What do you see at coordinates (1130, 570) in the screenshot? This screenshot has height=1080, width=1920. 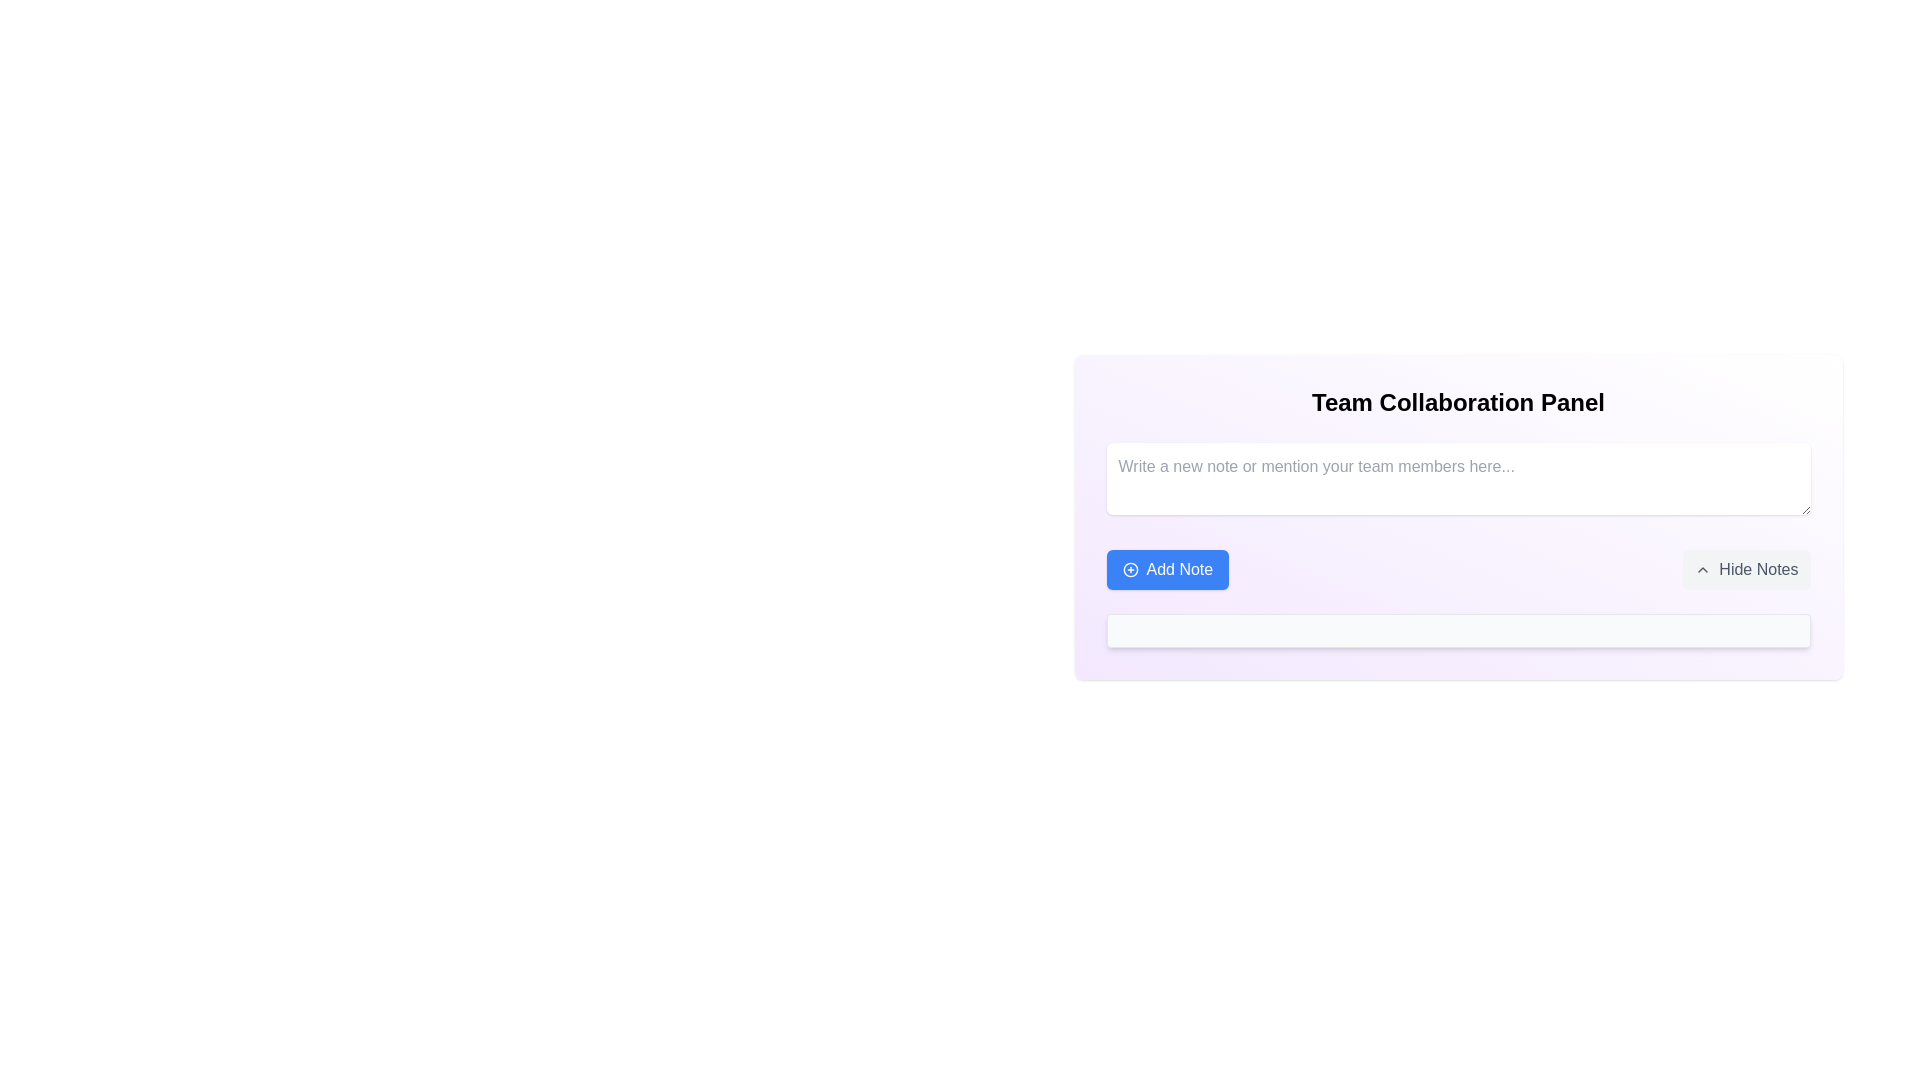 I see `the small circular icon with a plus sign inside, which has a blue border and is located to the left of the 'Add Note' text in the button` at bounding box center [1130, 570].